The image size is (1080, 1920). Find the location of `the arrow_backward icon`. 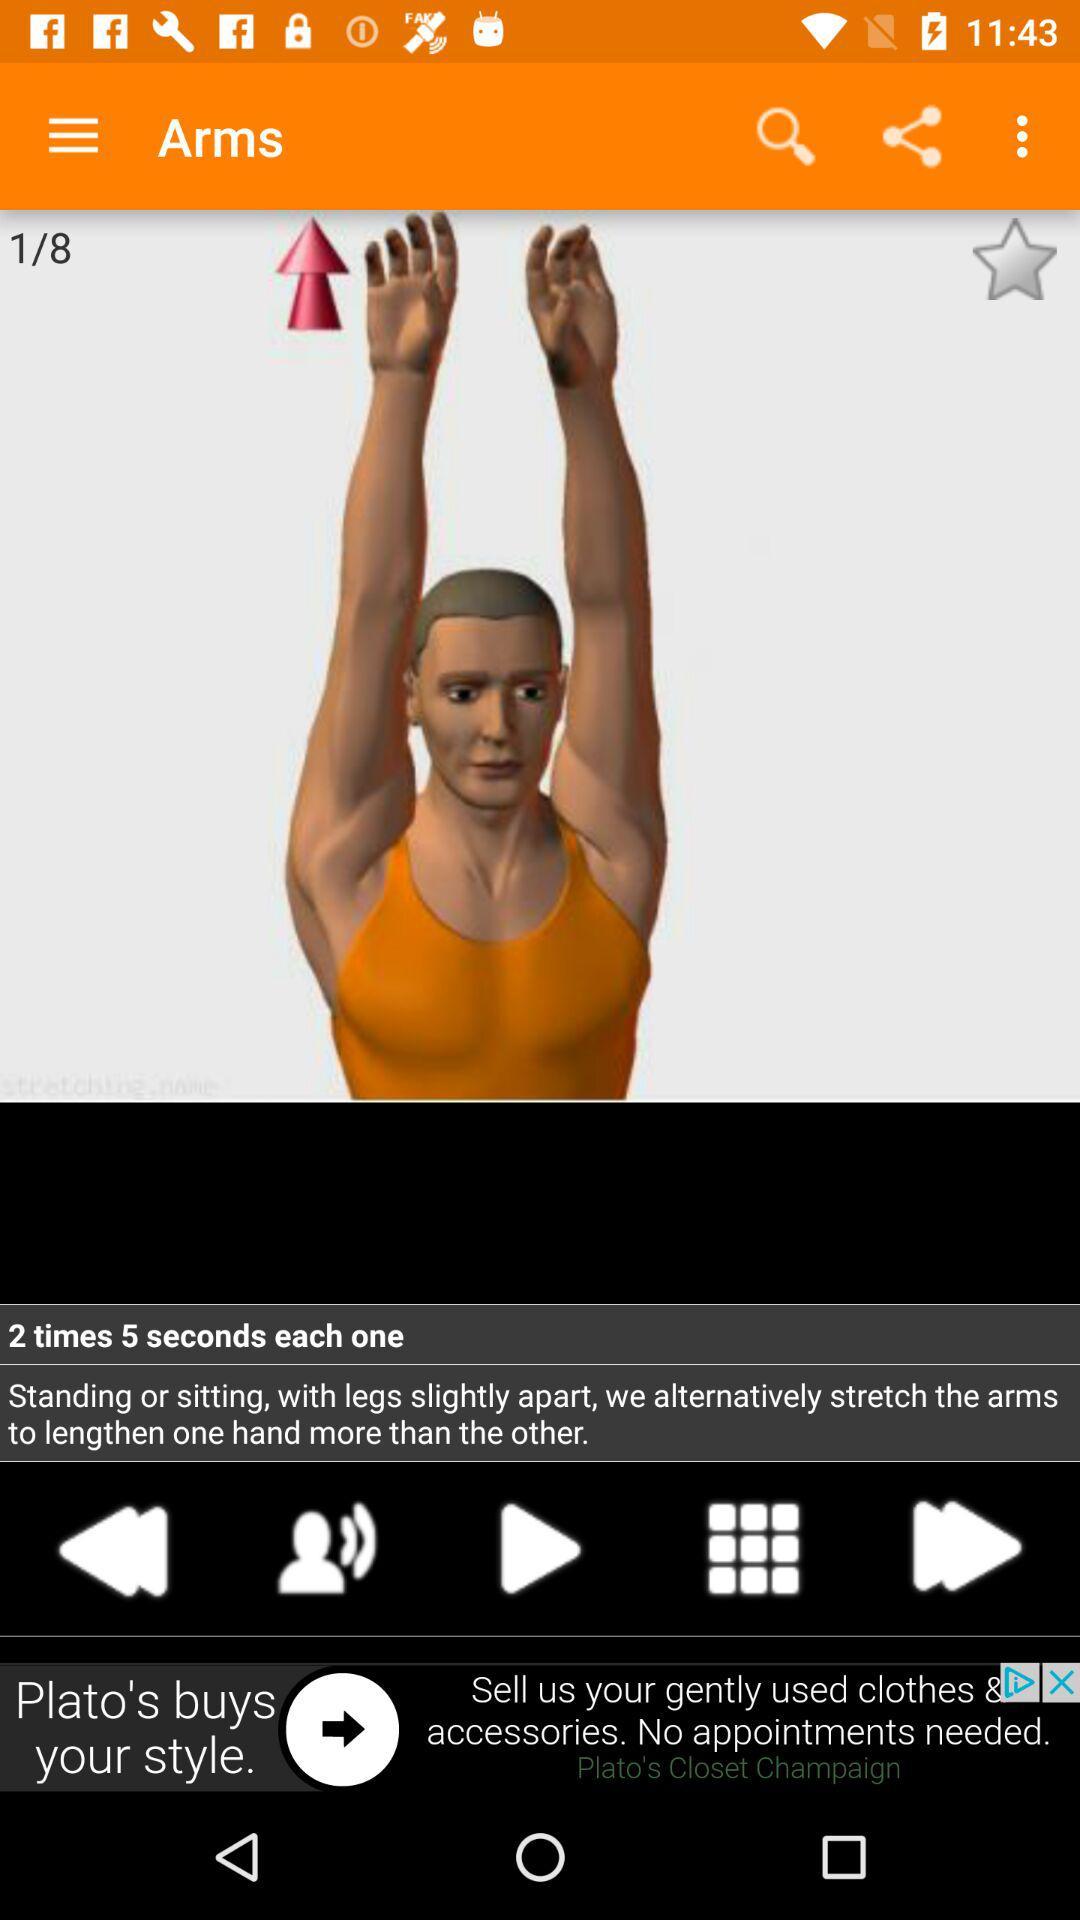

the arrow_backward icon is located at coordinates (114, 1547).